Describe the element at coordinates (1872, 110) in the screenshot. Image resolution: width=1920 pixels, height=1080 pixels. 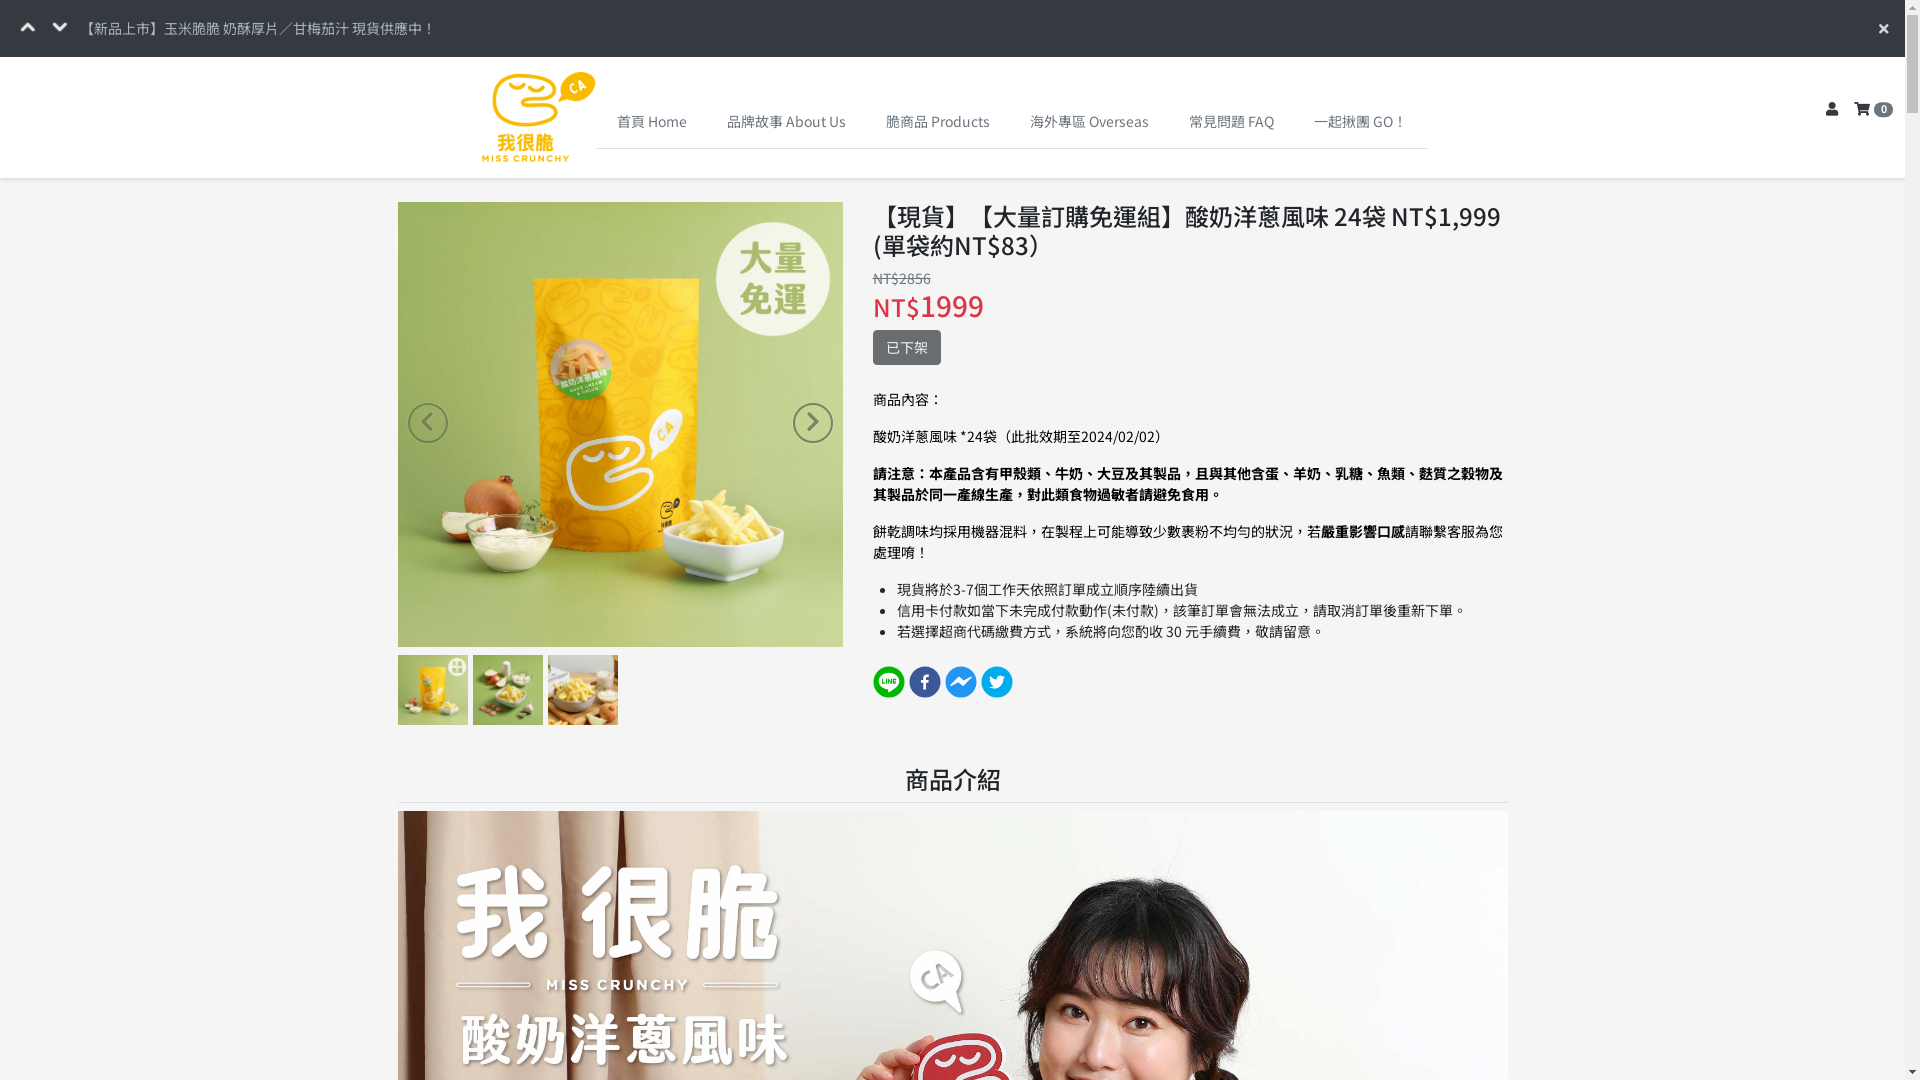
I see `'0'` at that location.